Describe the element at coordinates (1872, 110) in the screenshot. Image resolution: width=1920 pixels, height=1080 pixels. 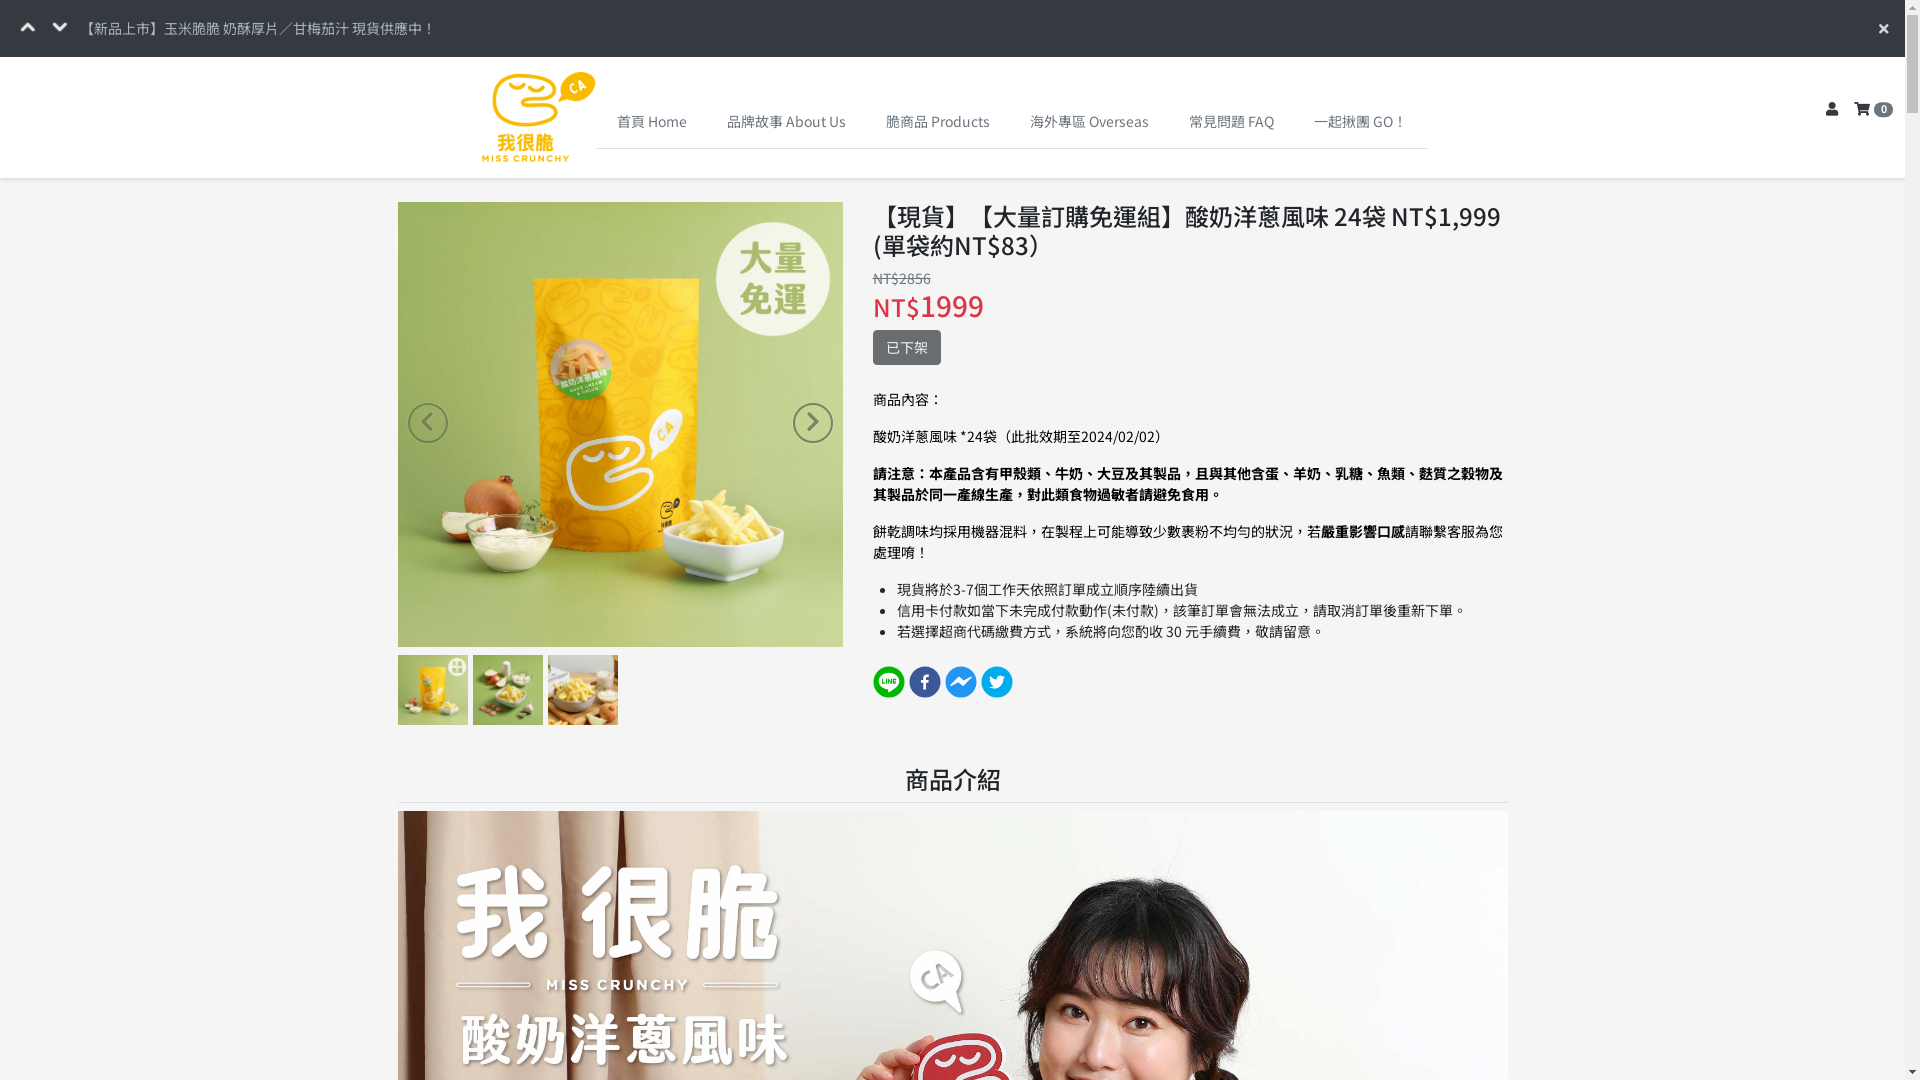
I see `'0'` at that location.